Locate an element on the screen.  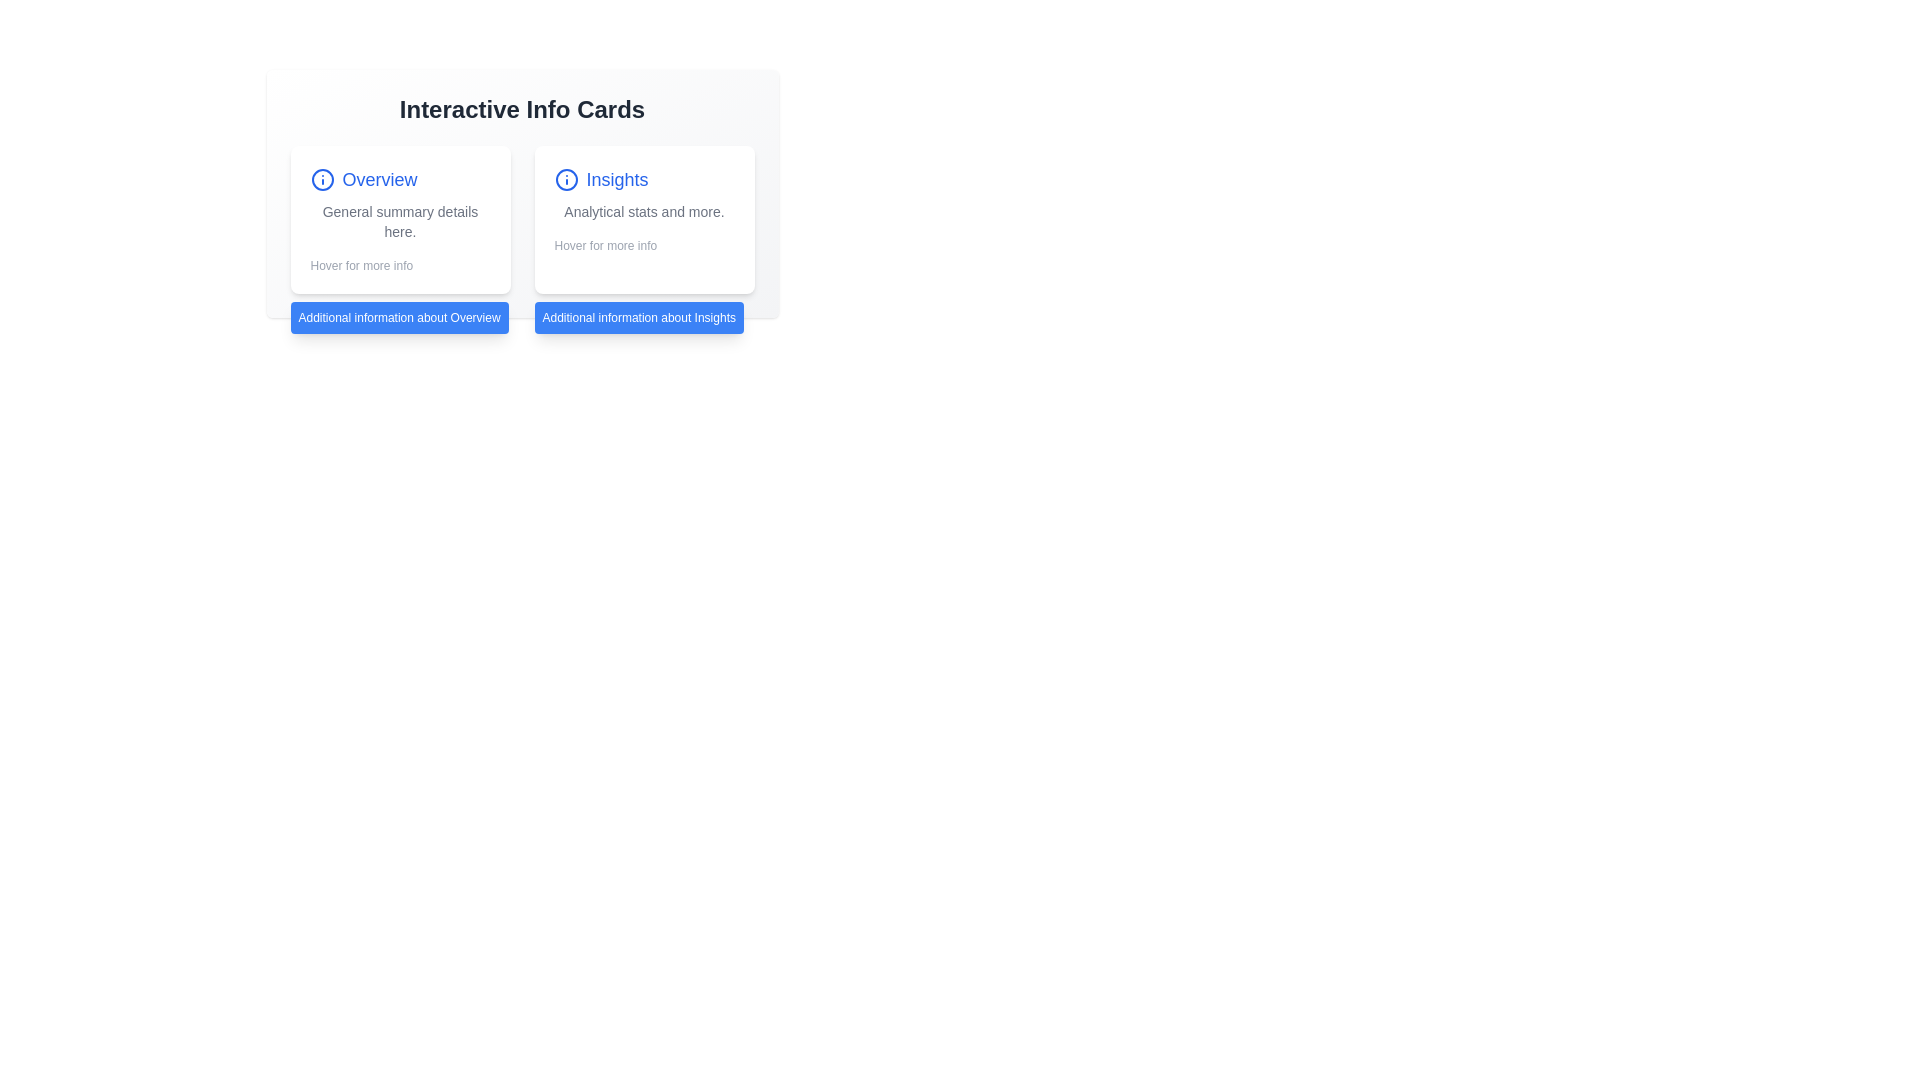
text that provides a general summary related to the 'Overview' section, positioned in the center area of the left card beneath the 'Overview' header is located at coordinates (400, 222).